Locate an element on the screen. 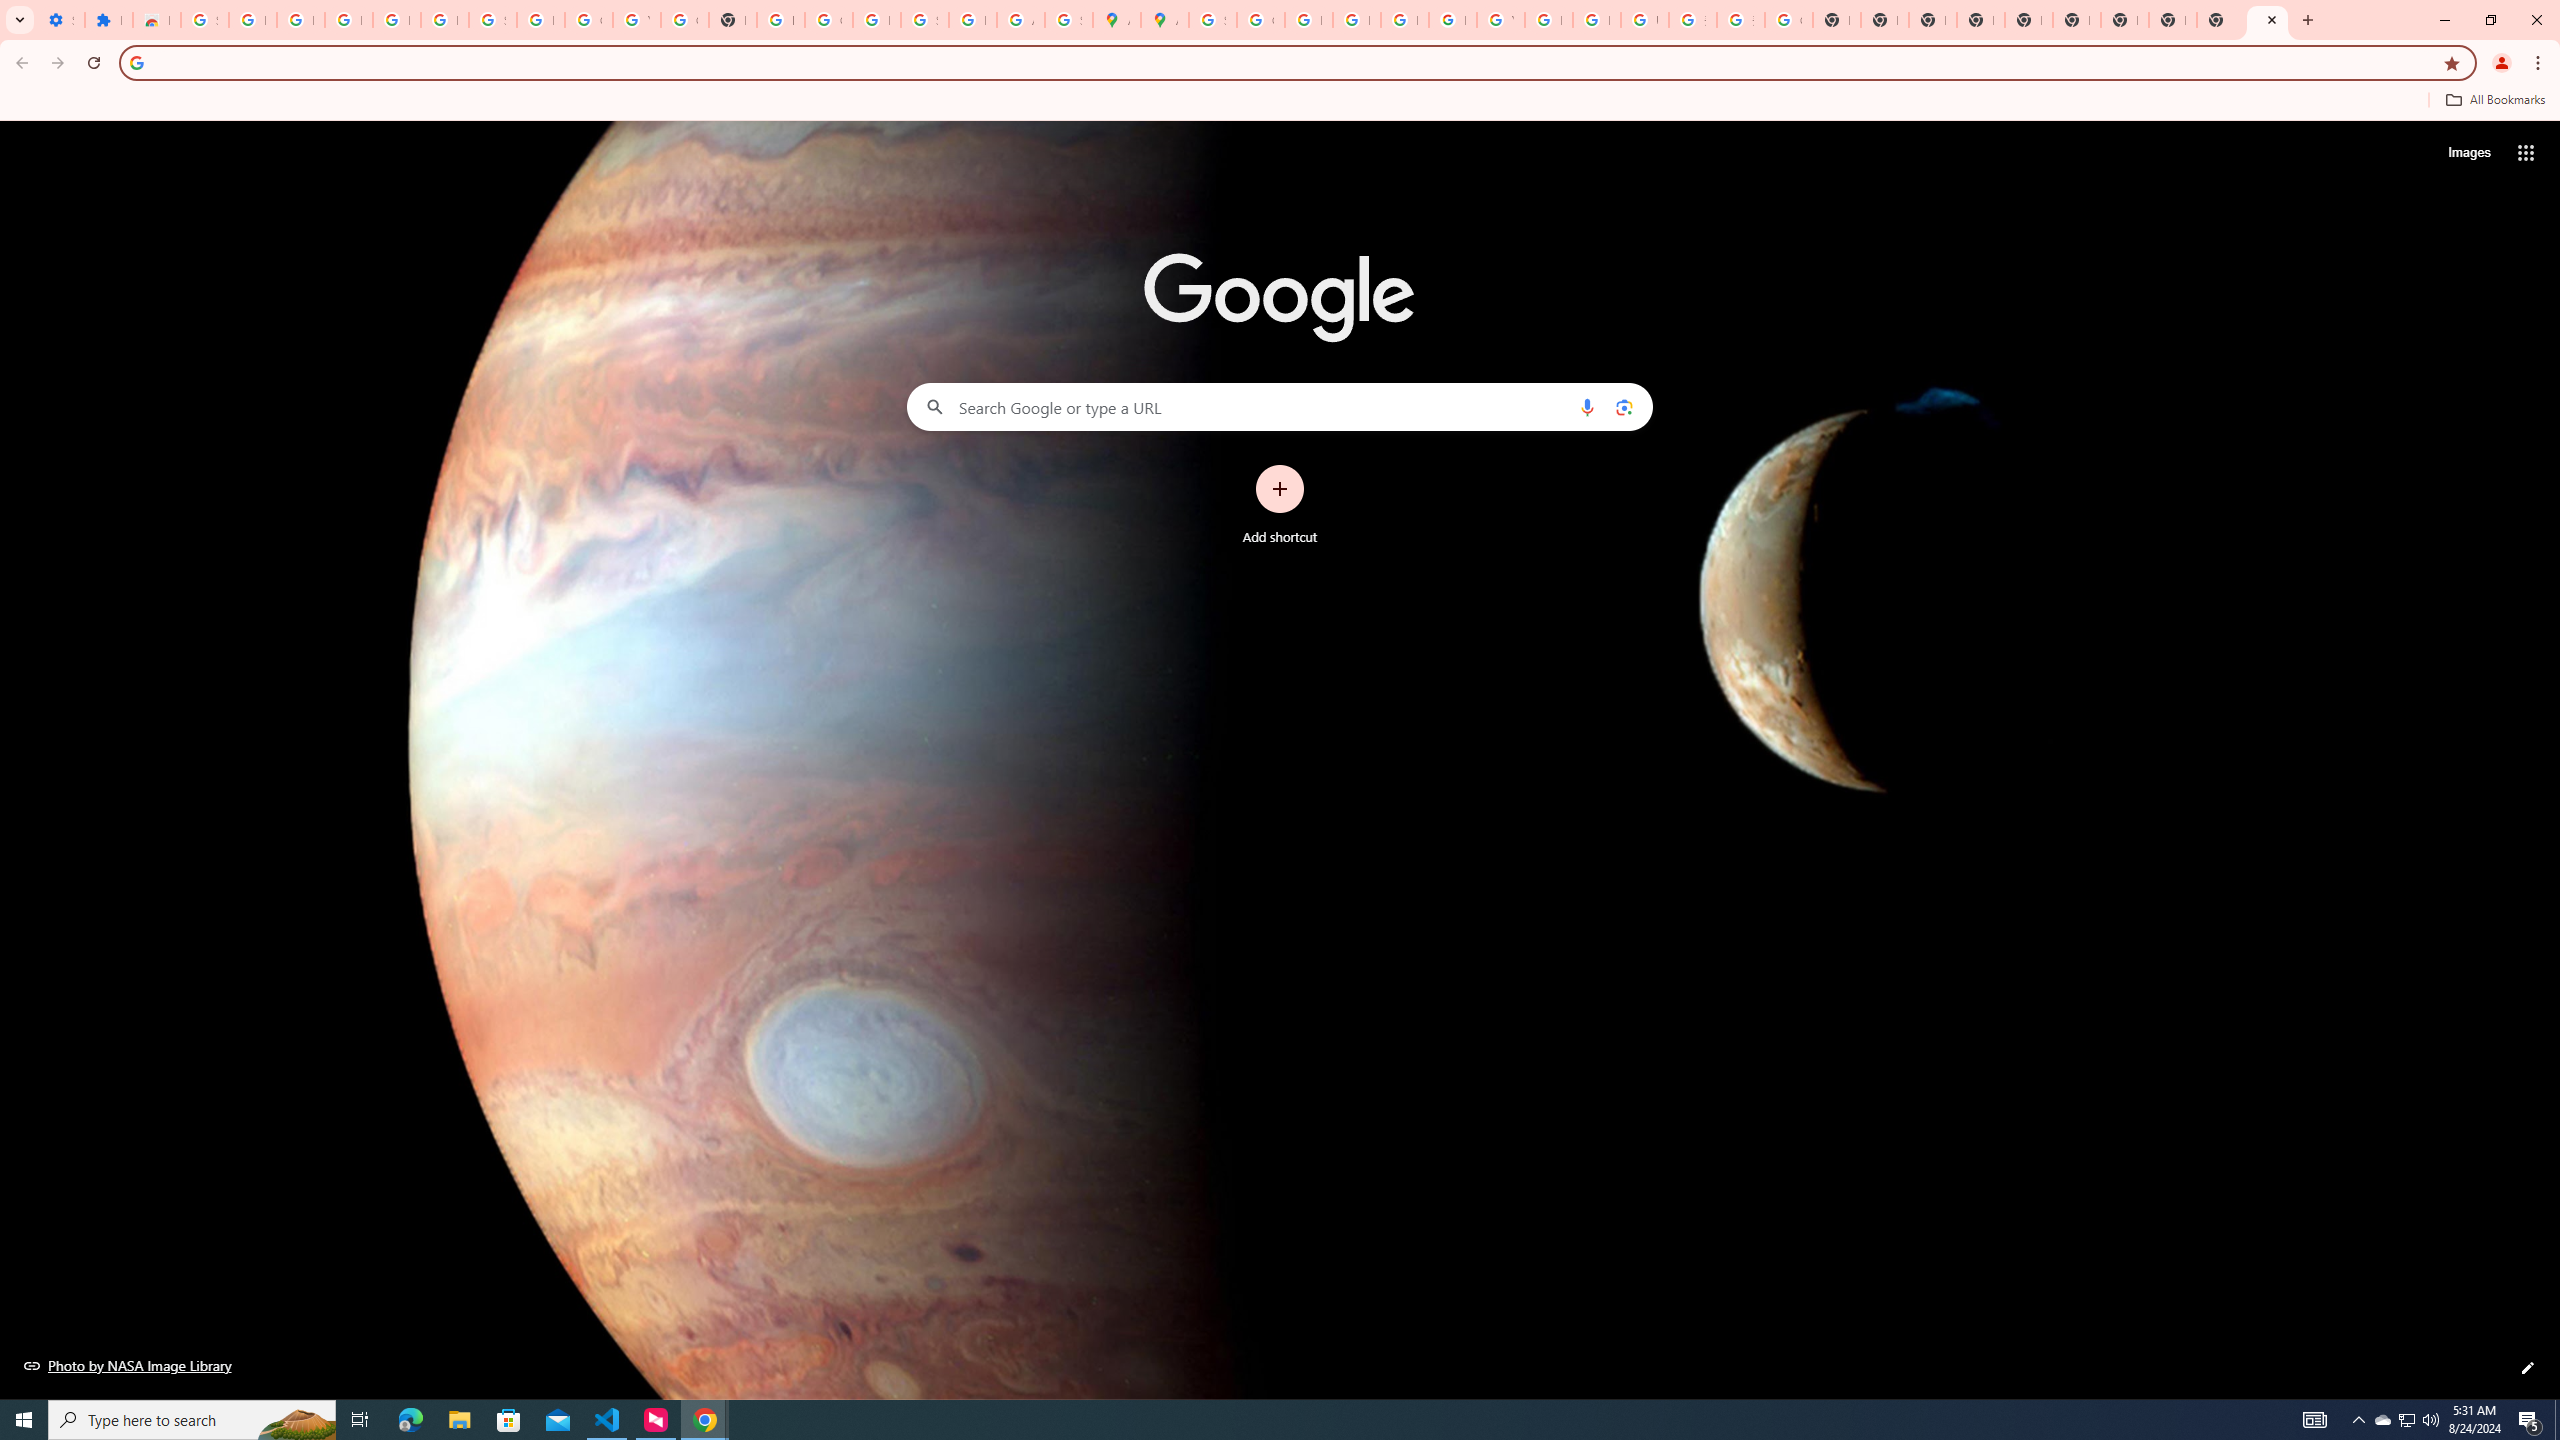  'Delete photos & videos - Computer - Google Photos Help' is located at coordinates (347, 19).